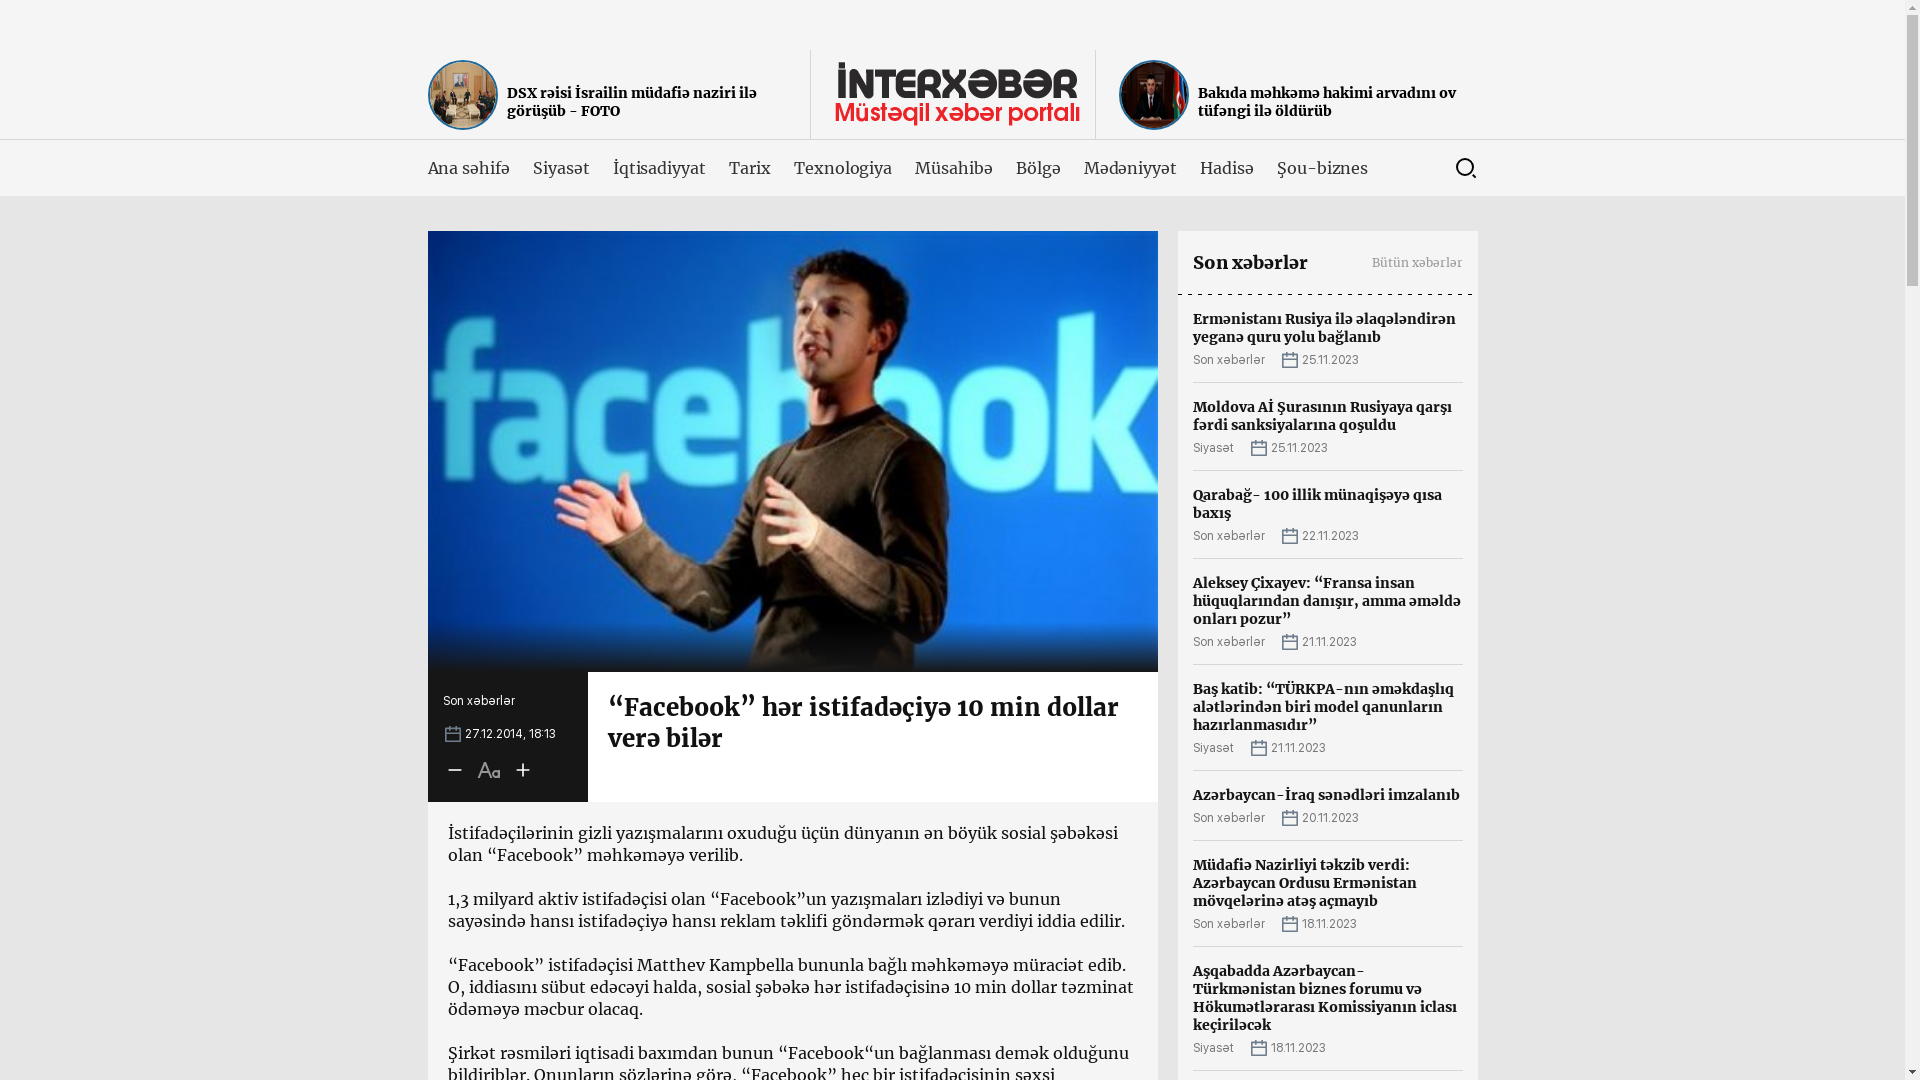 The image size is (1920, 1080). Describe the element at coordinates (748, 167) in the screenshot. I see `'Tarix'` at that location.